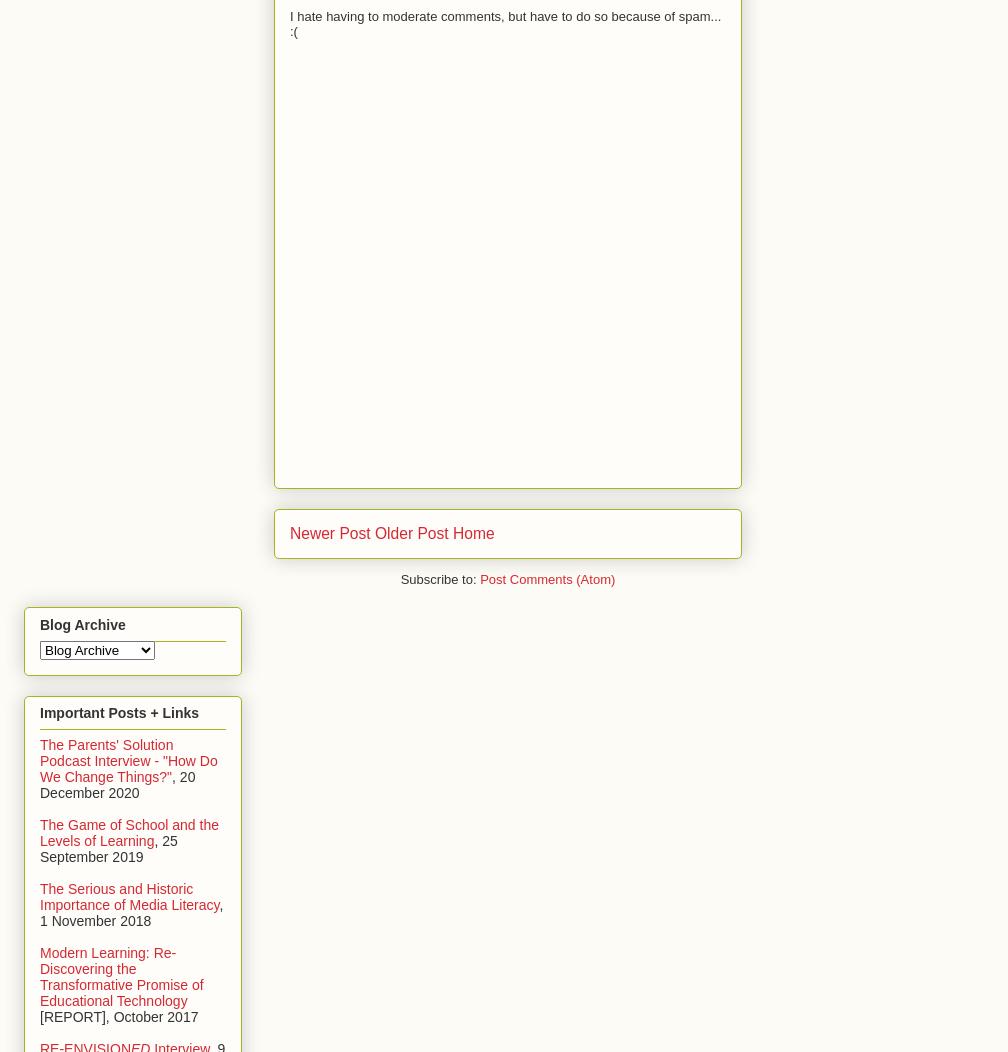 The width and height of the screenshot is (1008, 1052). I want to click on 'Important Posts + Links', so click(119, 713).